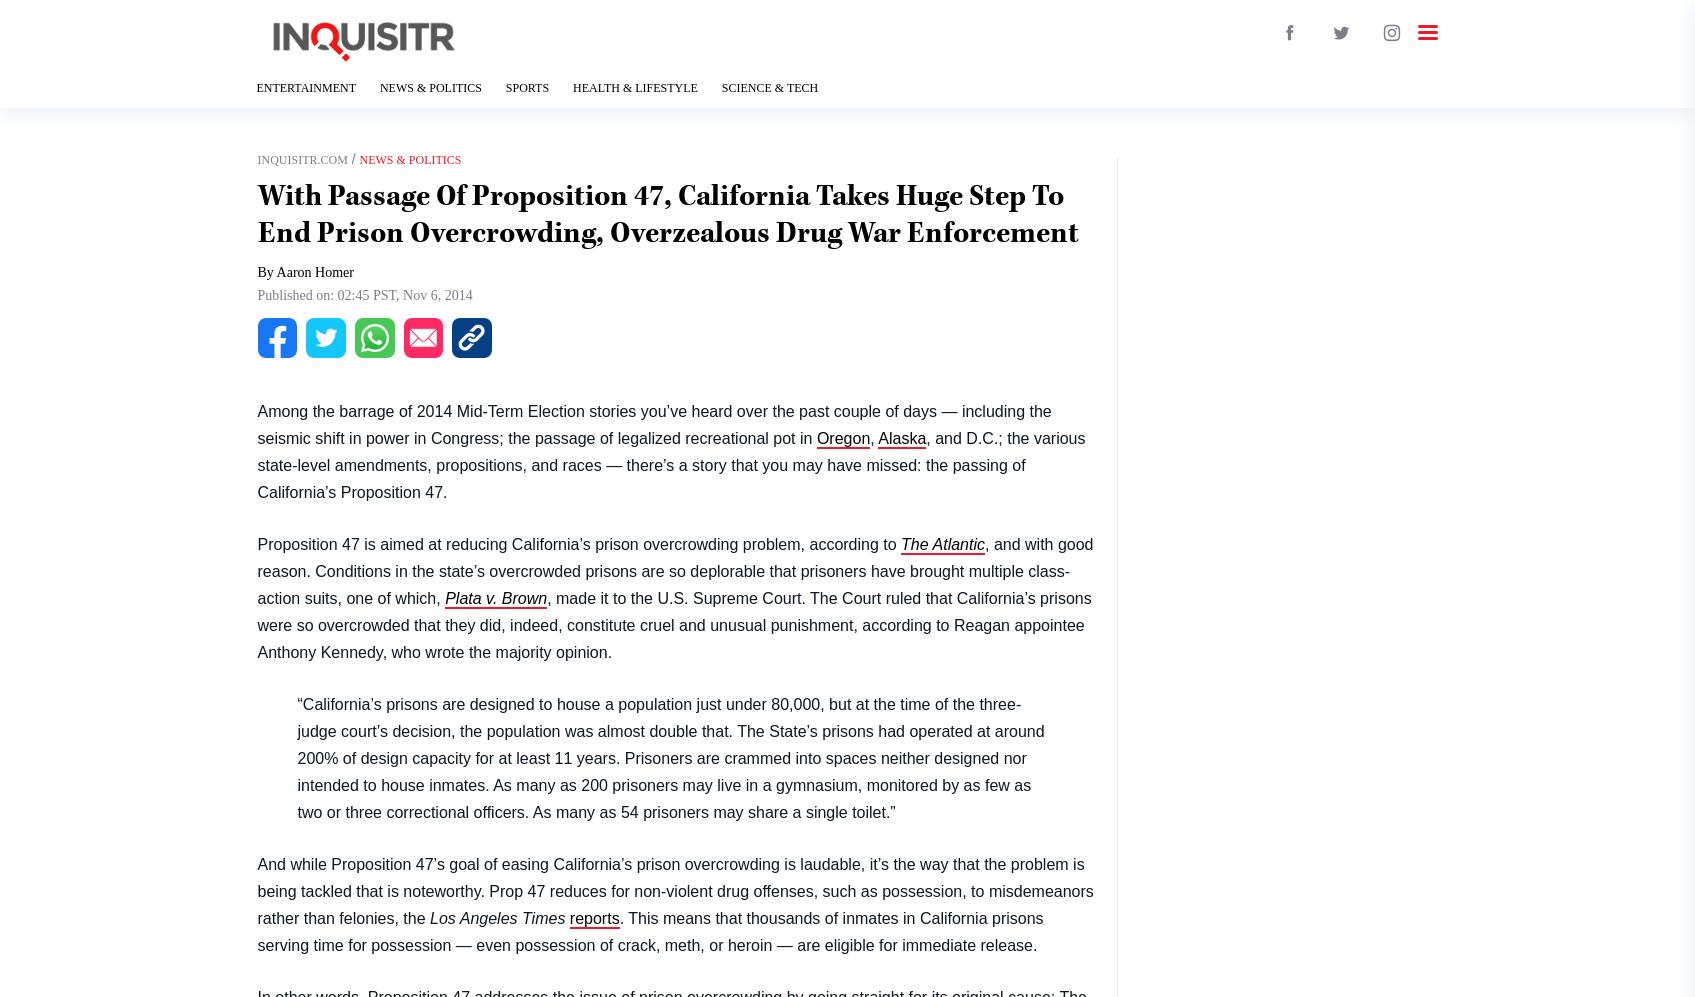 Image resolution: width=1695 pixels, height=997 pixels. Describe the element at coordinates (345, 158) in the screenshot. I see `'/'` at that location.